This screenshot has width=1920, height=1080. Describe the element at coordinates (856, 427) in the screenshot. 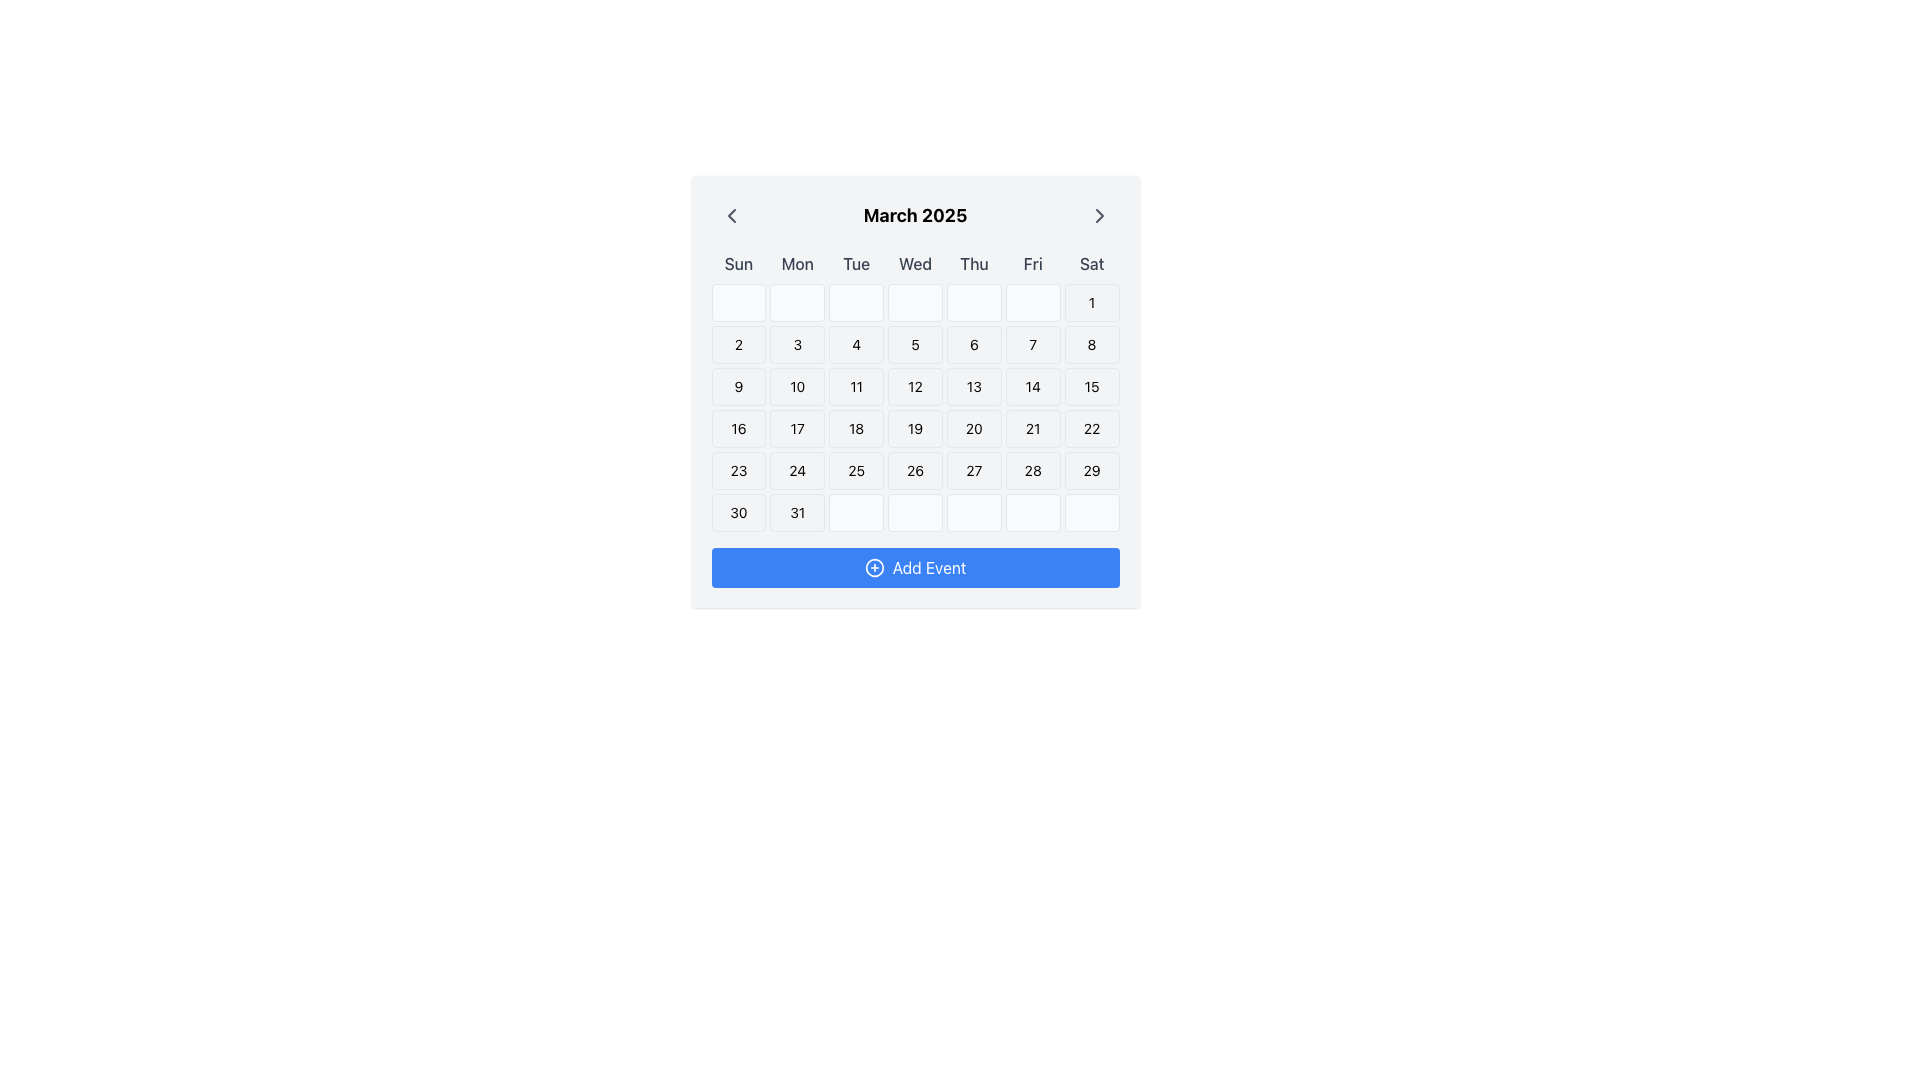

I see `the square button with rounded corners containing the text '18'` at that location.